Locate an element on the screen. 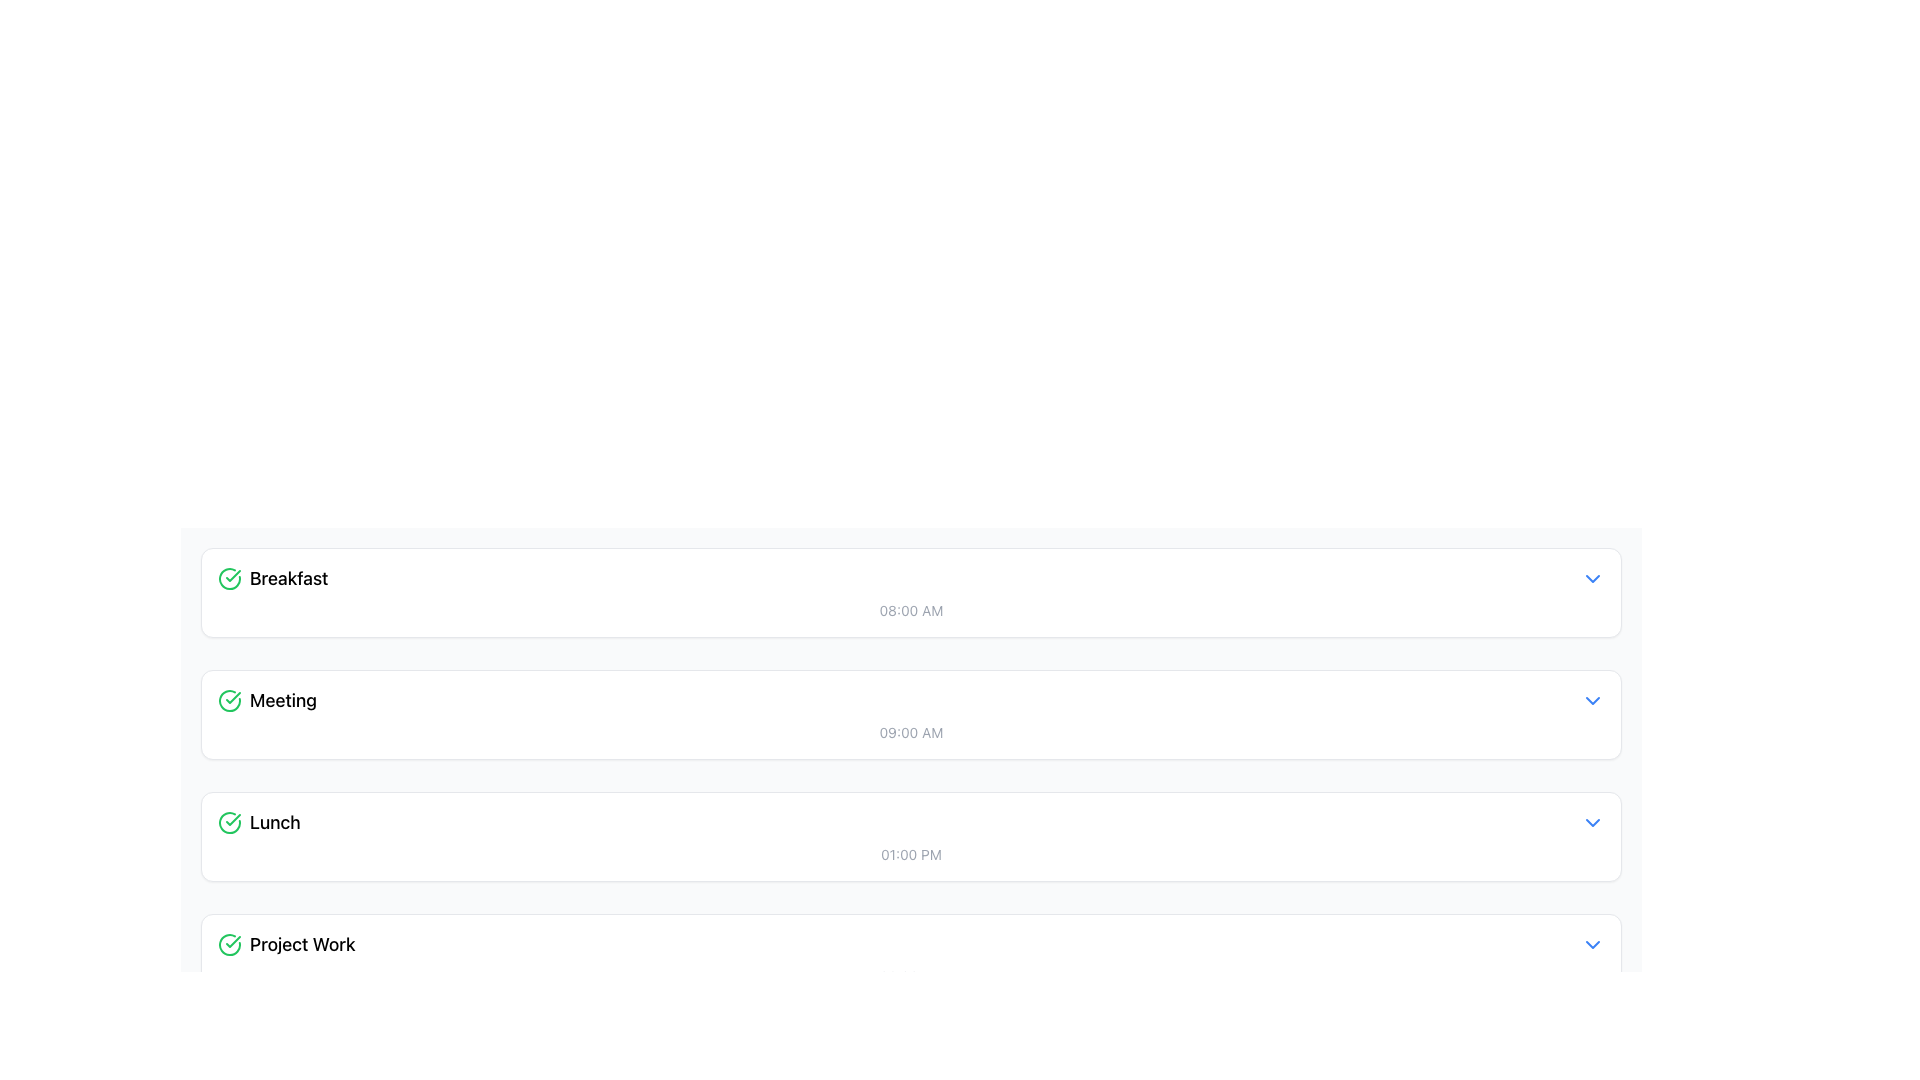  text 'Project Work' which is displayed horizontally with a circular green check icon to its left, located at the bottom of a list of similar elements is located at coordinates (285, 945).